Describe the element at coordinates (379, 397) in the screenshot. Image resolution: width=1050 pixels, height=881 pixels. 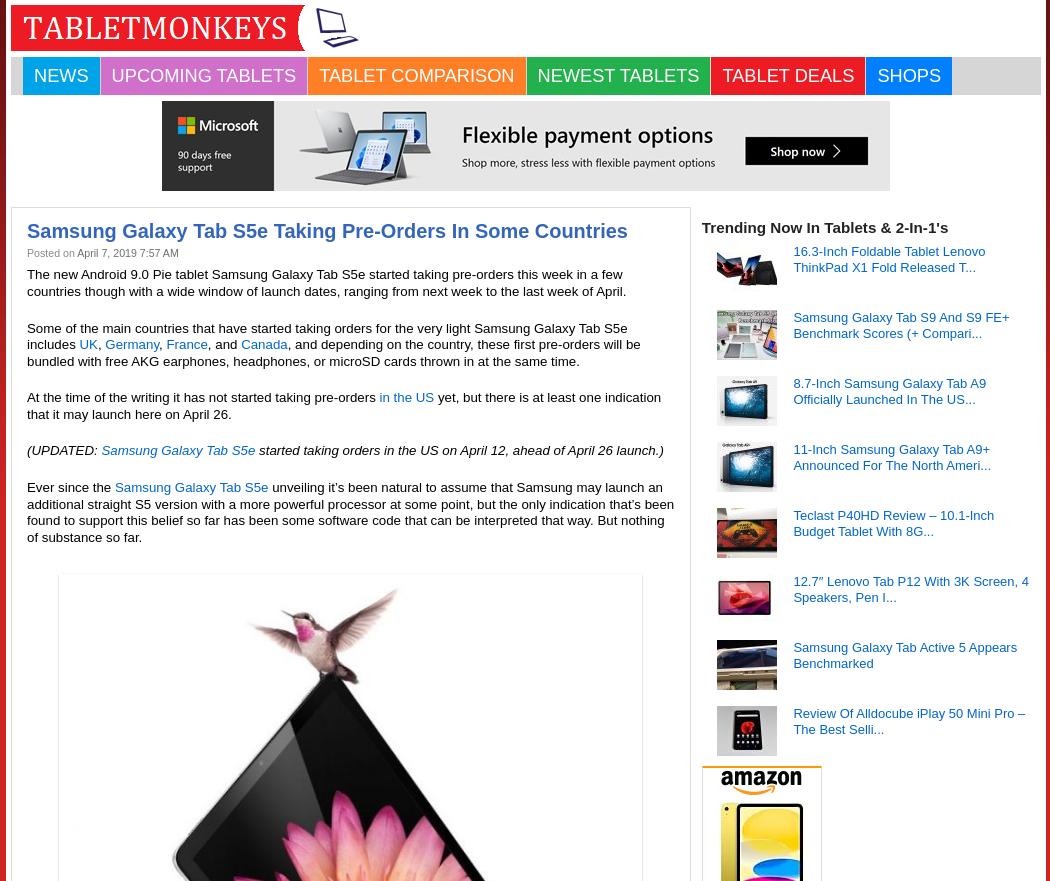
I see `'in the US'` at that location.